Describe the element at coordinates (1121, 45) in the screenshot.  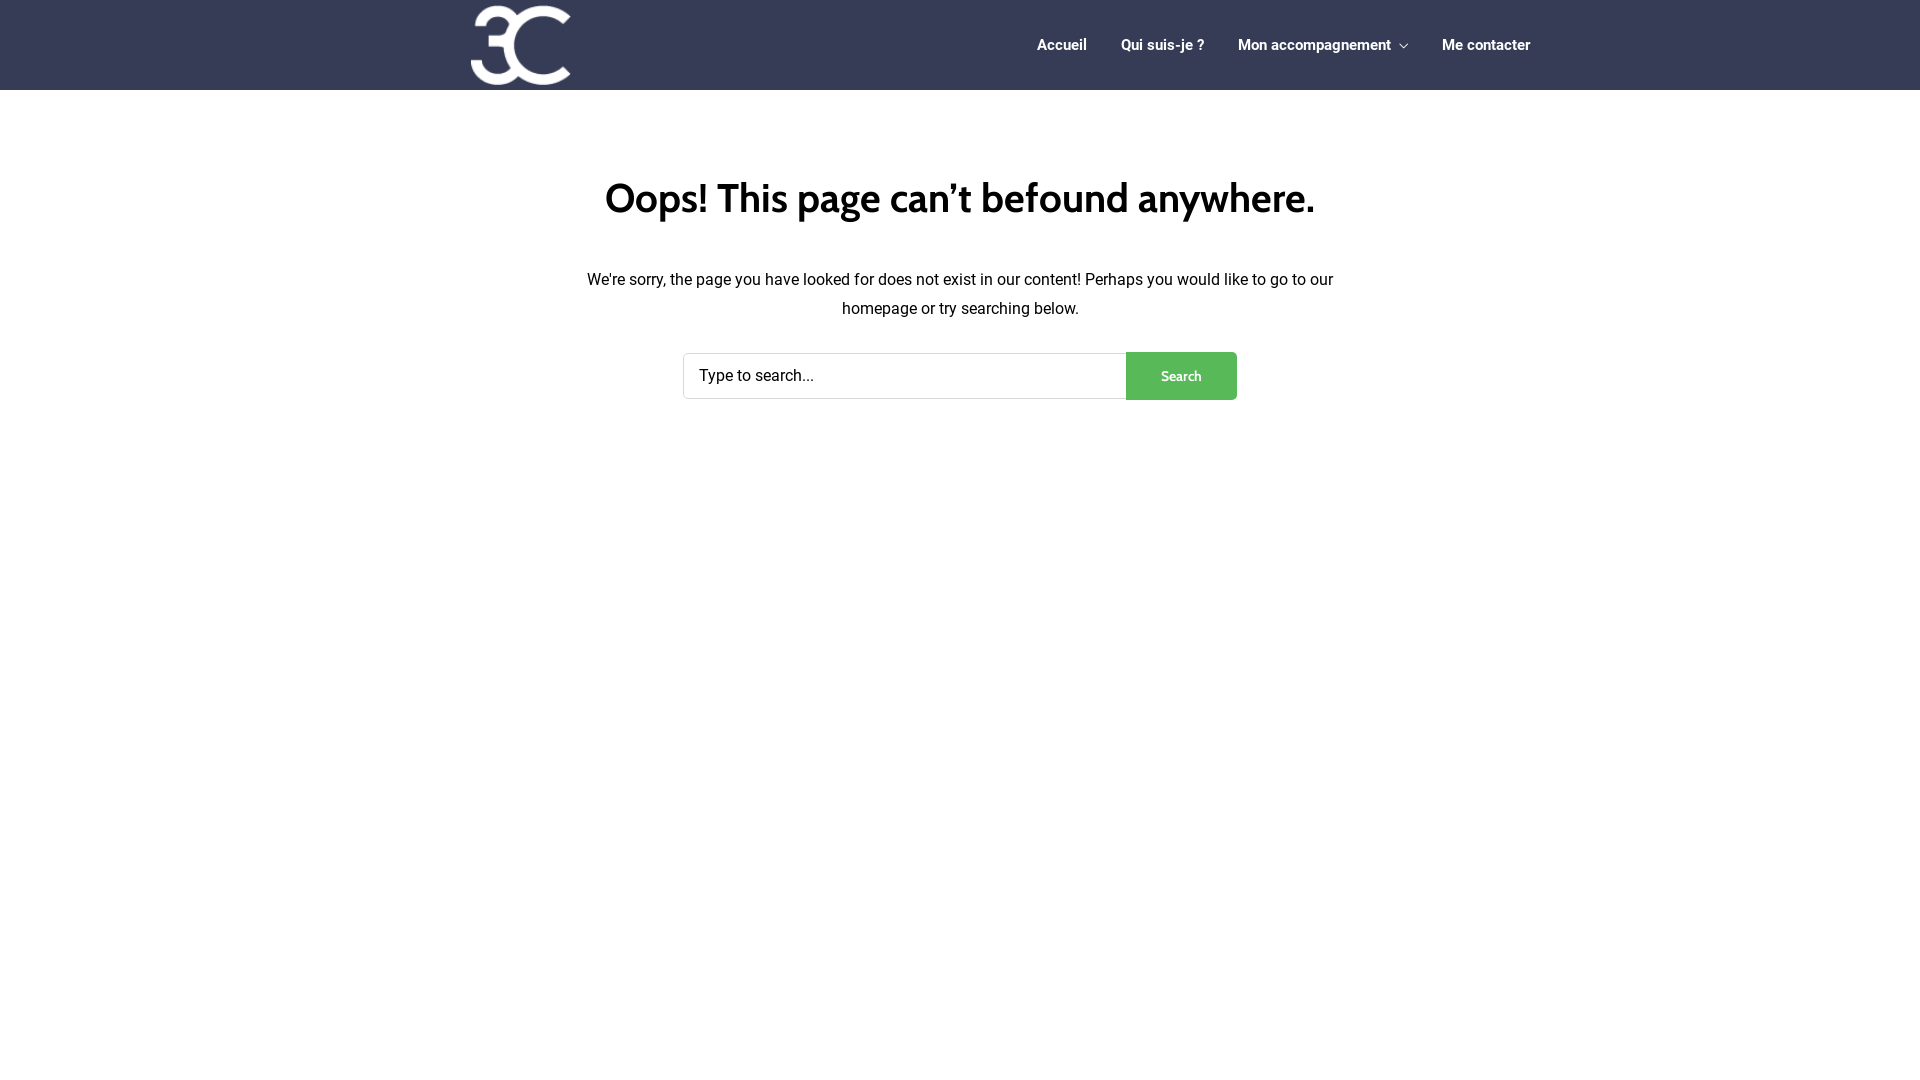
I see `'Qui suis-je ?'` at that location.